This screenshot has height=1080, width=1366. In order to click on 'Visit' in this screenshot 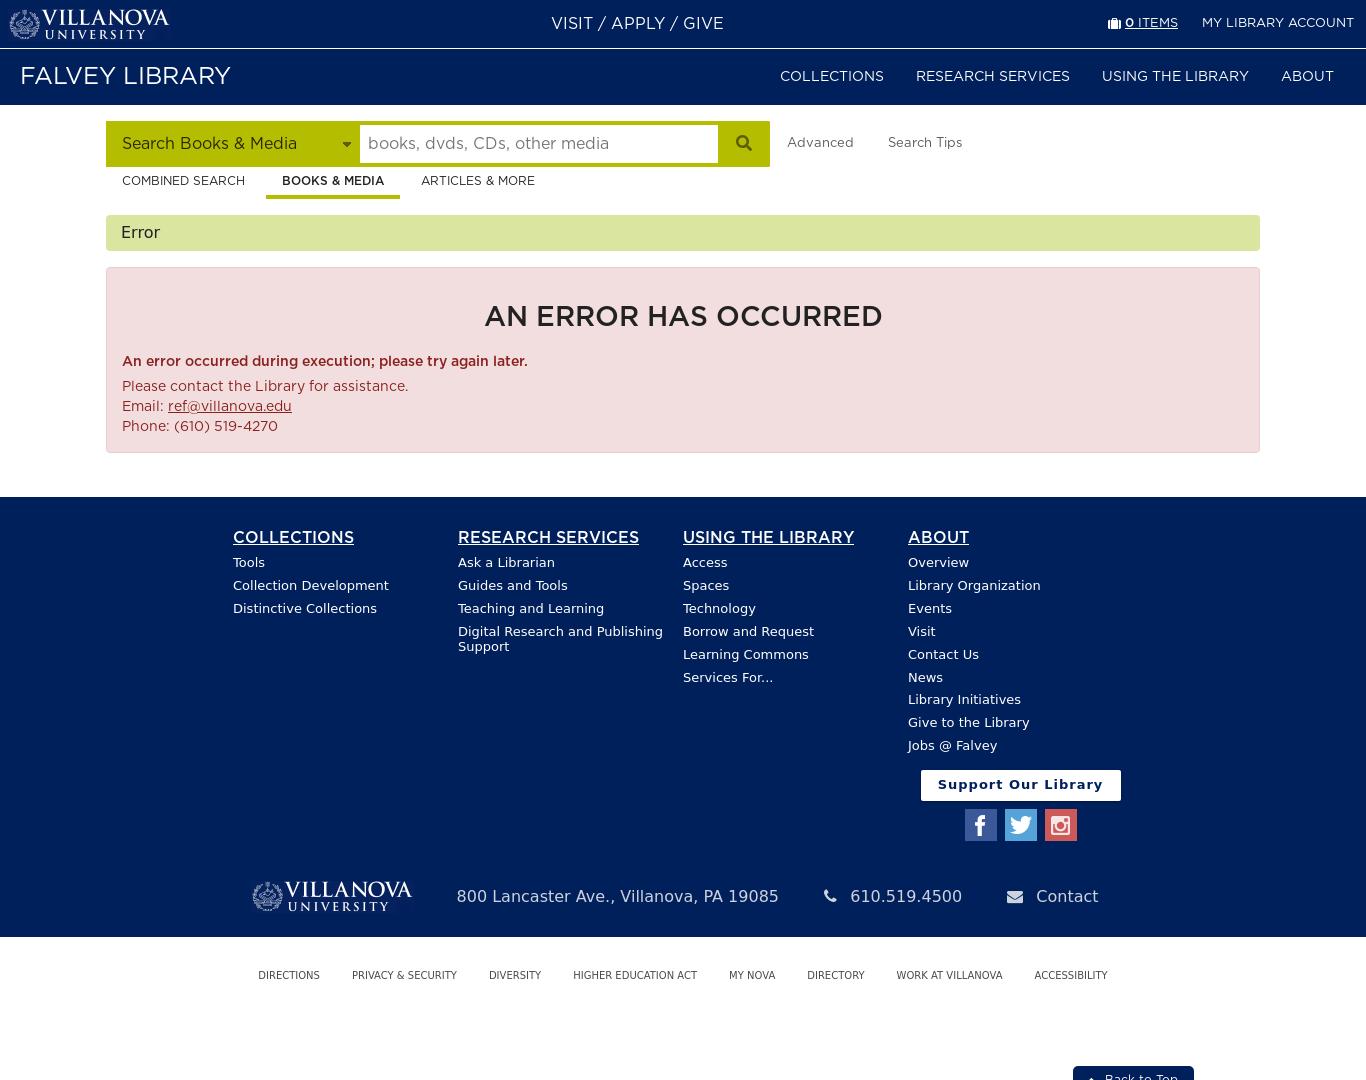, I will do `click(921, 630)`.